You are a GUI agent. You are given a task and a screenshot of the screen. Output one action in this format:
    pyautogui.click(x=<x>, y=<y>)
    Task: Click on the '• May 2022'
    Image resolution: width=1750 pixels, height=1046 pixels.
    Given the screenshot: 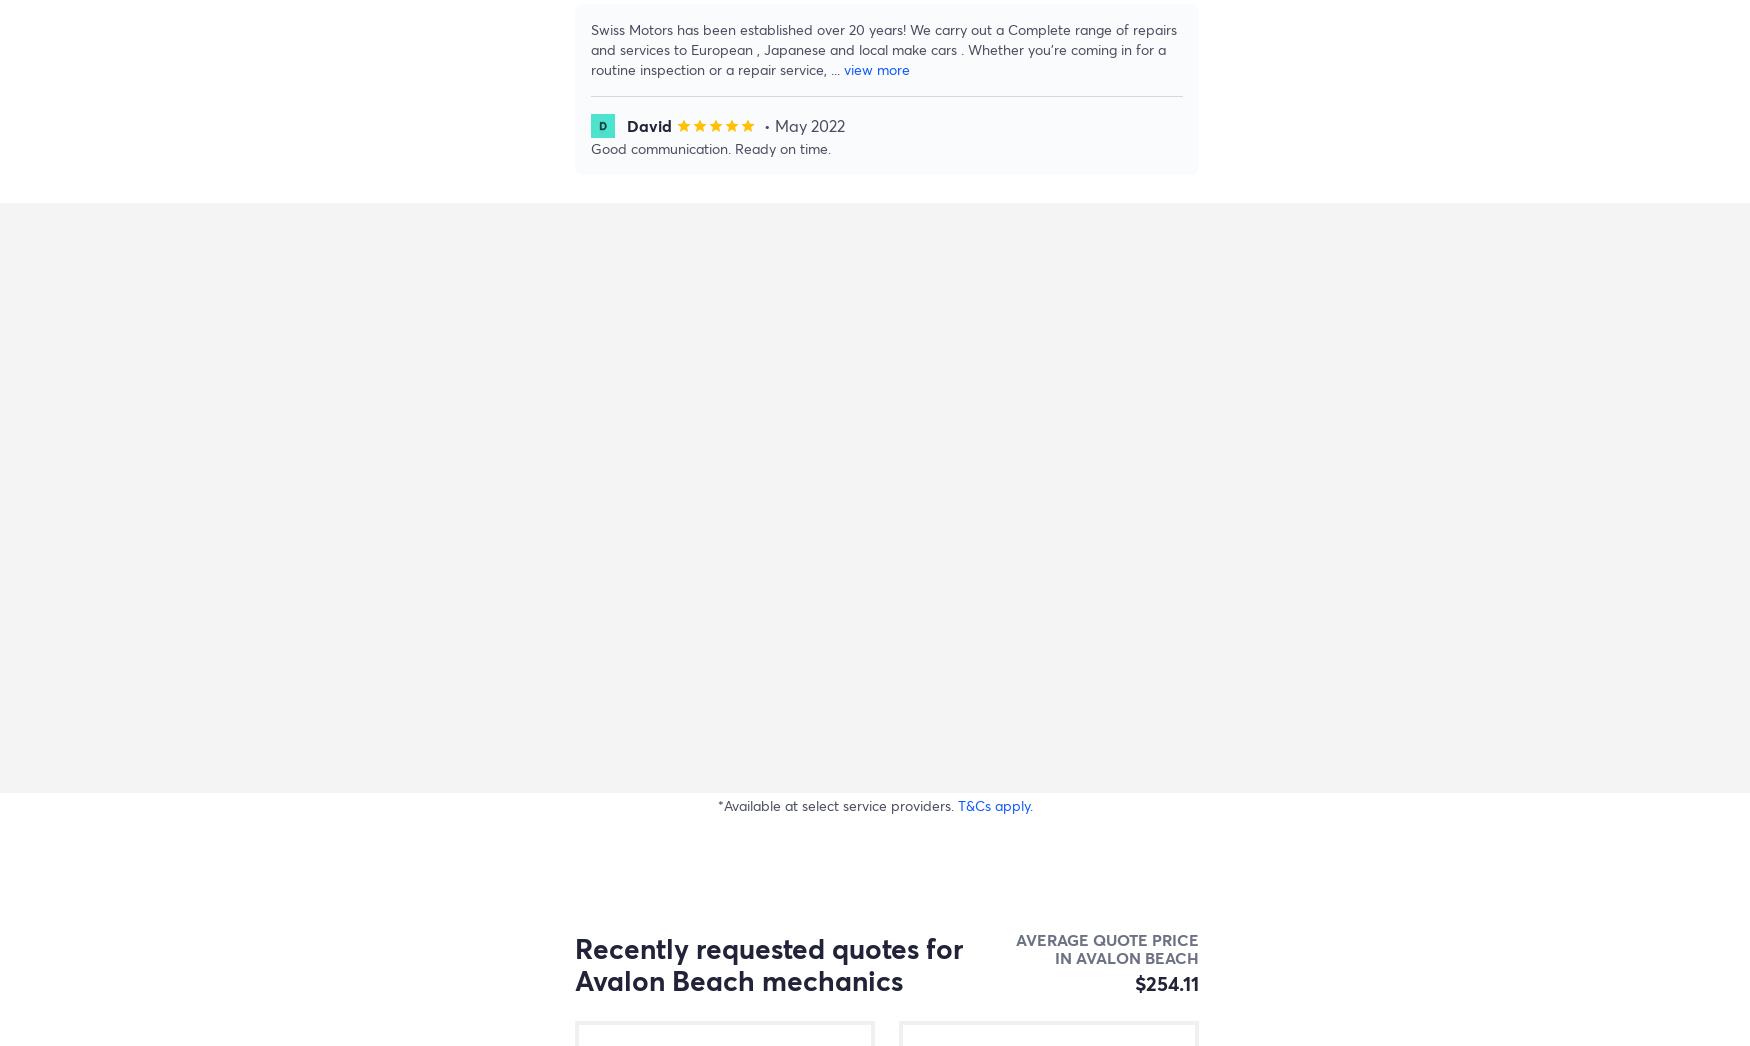 What is the action you would take?
    pyautogui.click(x=803, y=124)
    